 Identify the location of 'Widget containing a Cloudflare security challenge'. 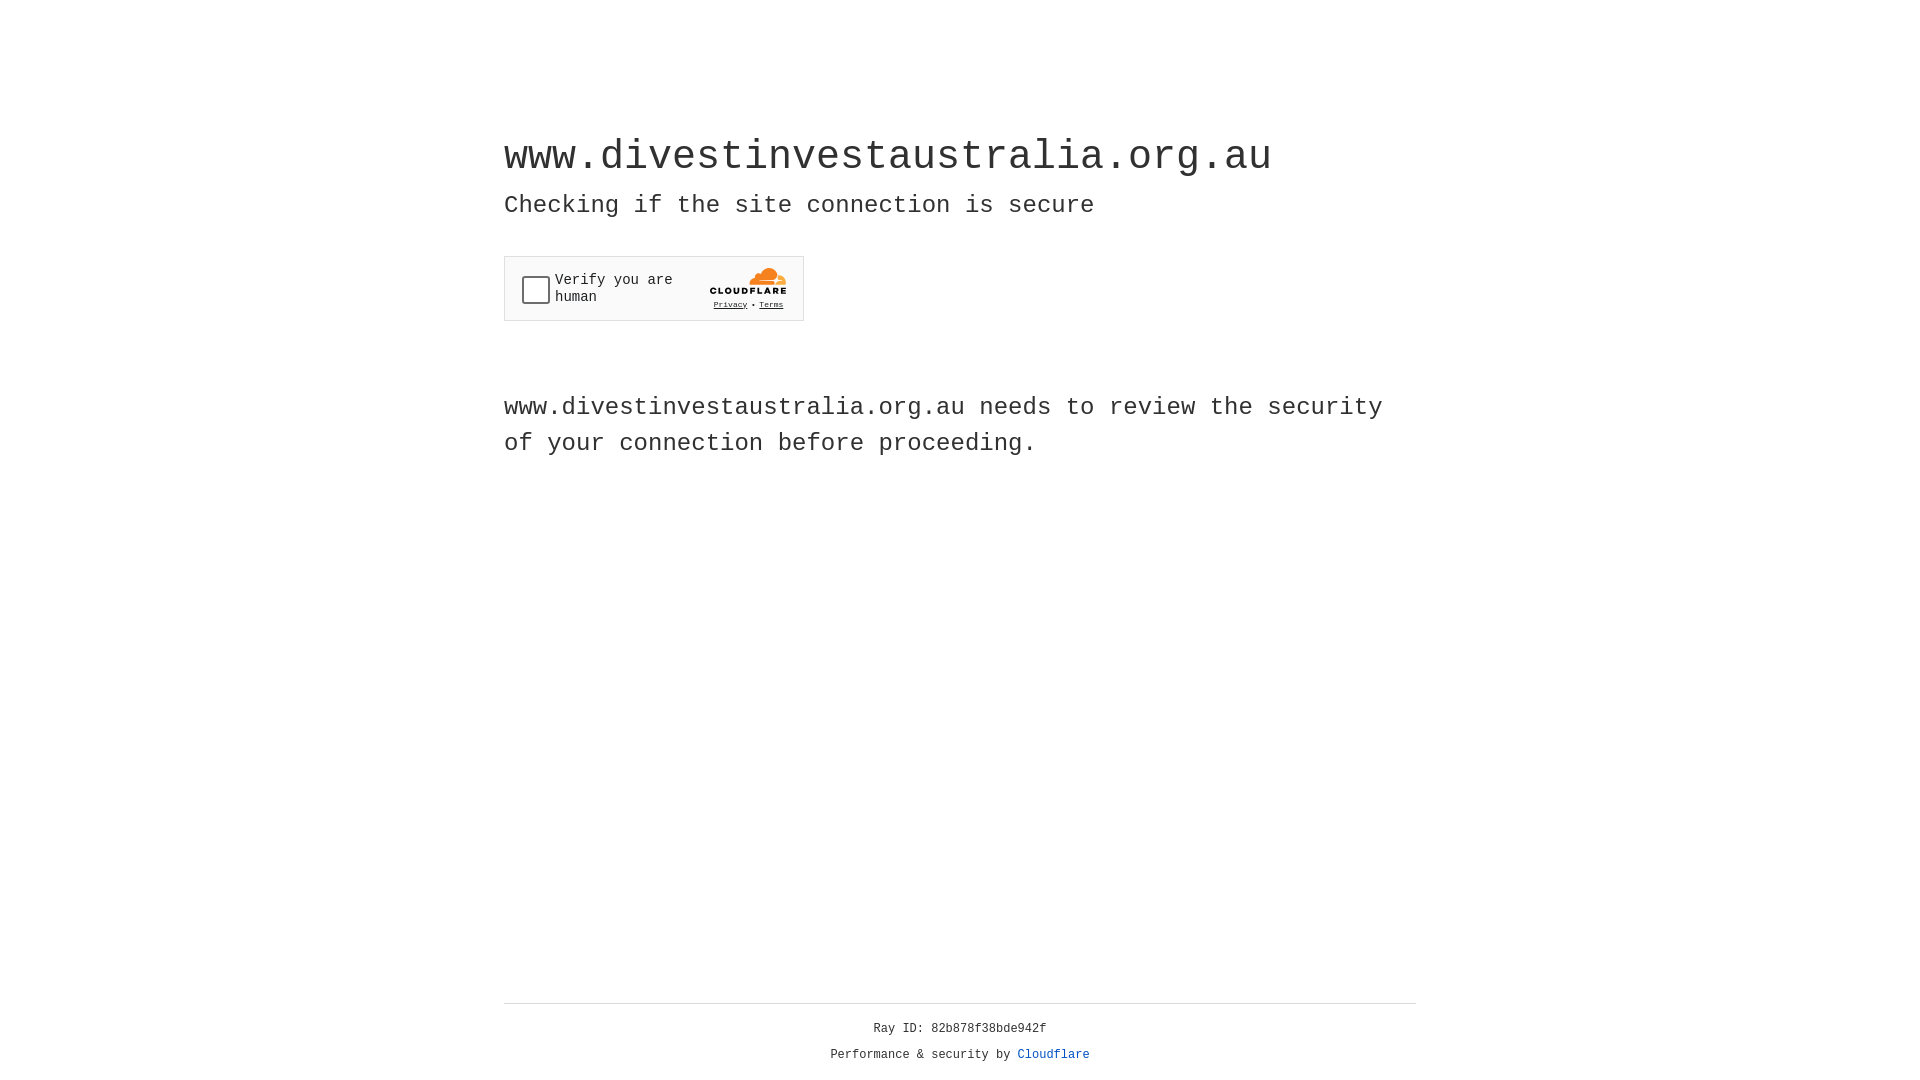
(653, 288).